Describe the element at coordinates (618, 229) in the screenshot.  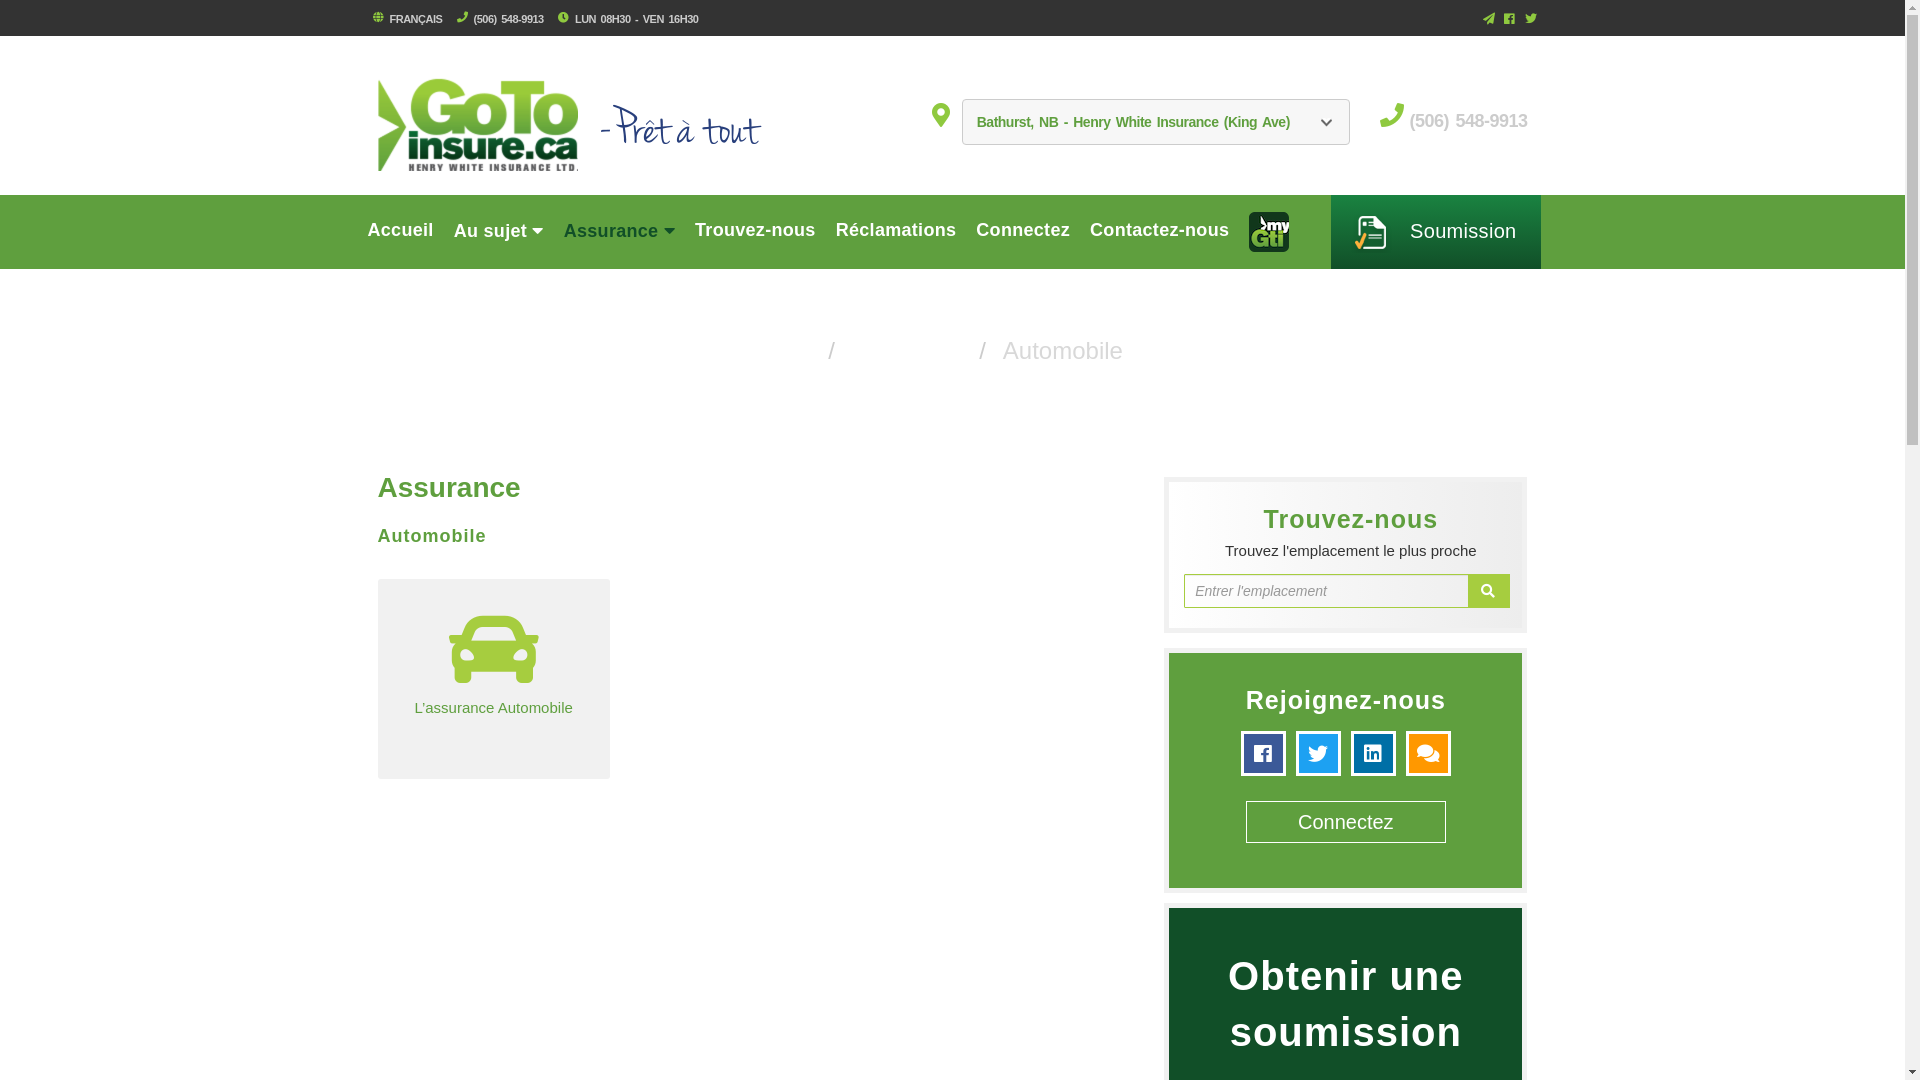
I see `'Assurance'` at that location.